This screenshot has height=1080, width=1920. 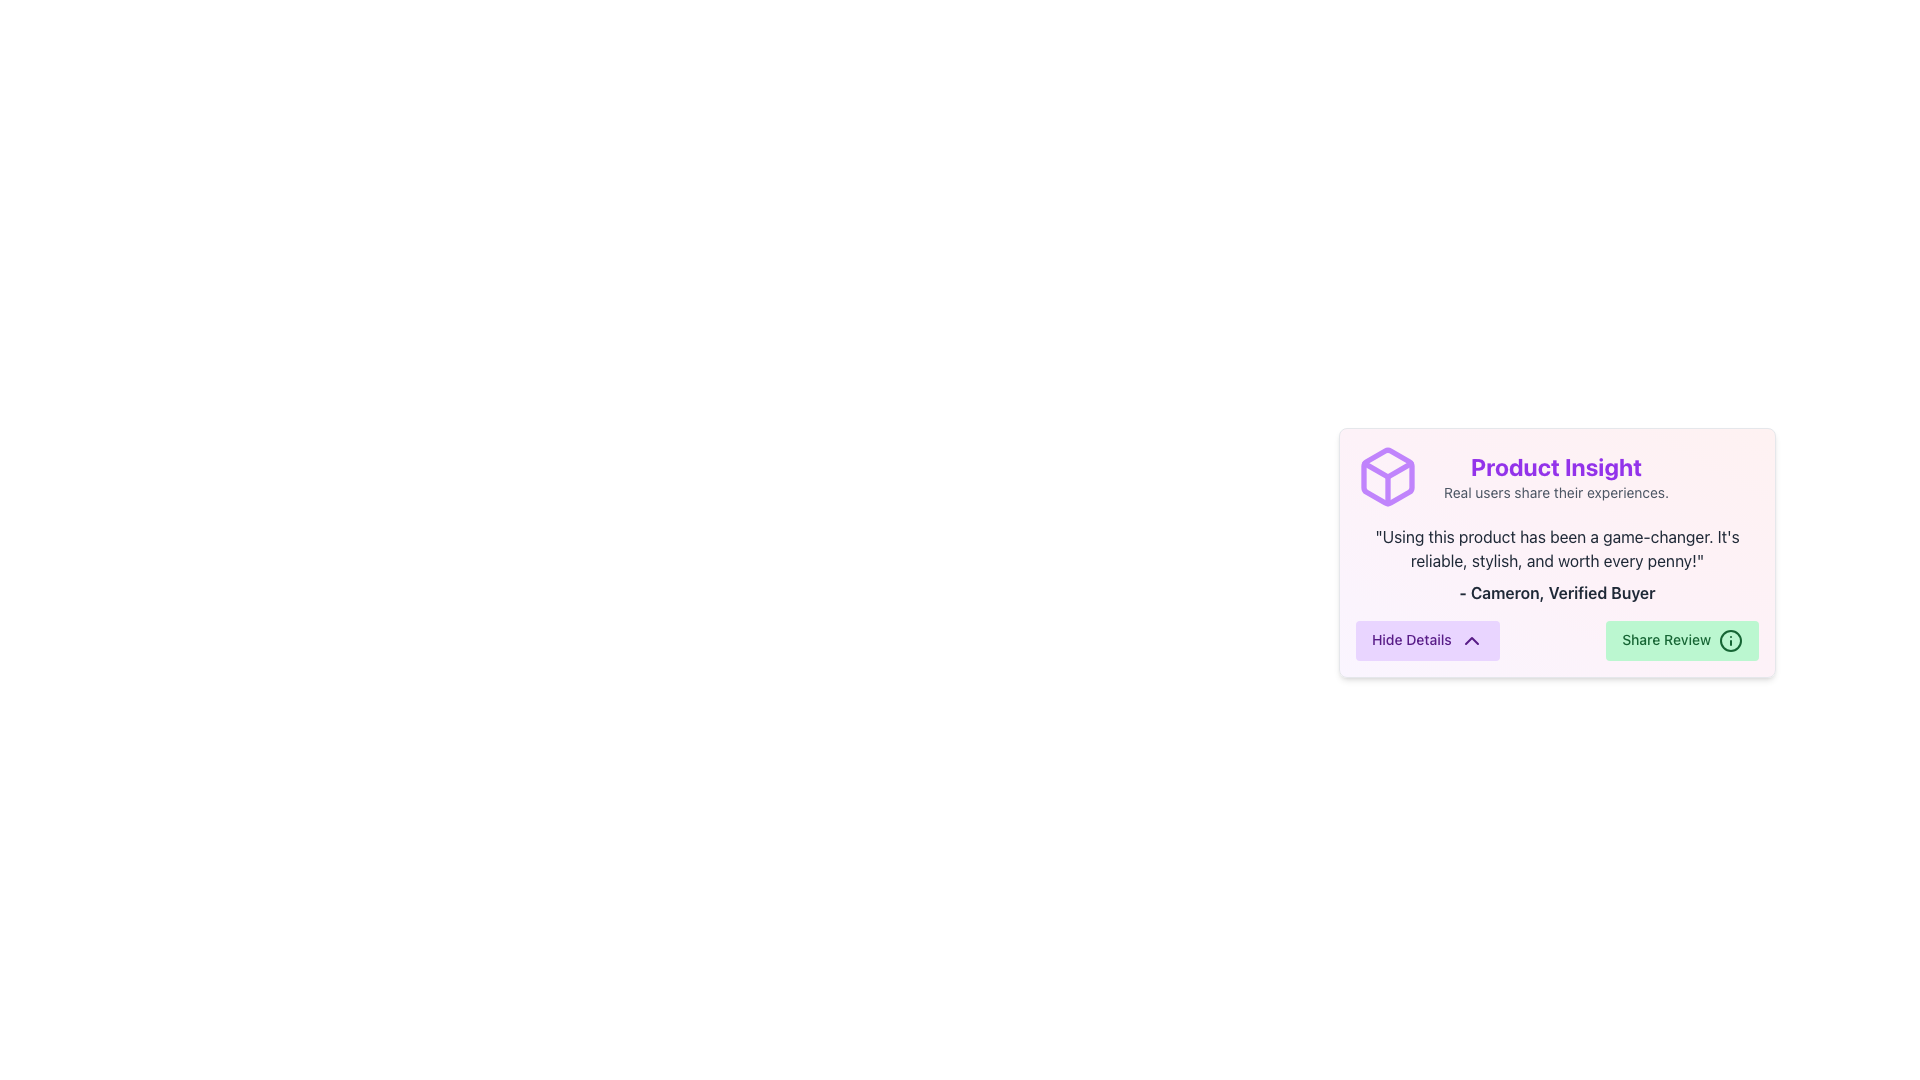 What do you see at coordinates (1556, 548) in the screenshot?
I see `the Text Display that contains the message: "Using this product has been a game-changer. It's reliable, stylish, and worth every penny!"` at bounding box center [1556, 548].